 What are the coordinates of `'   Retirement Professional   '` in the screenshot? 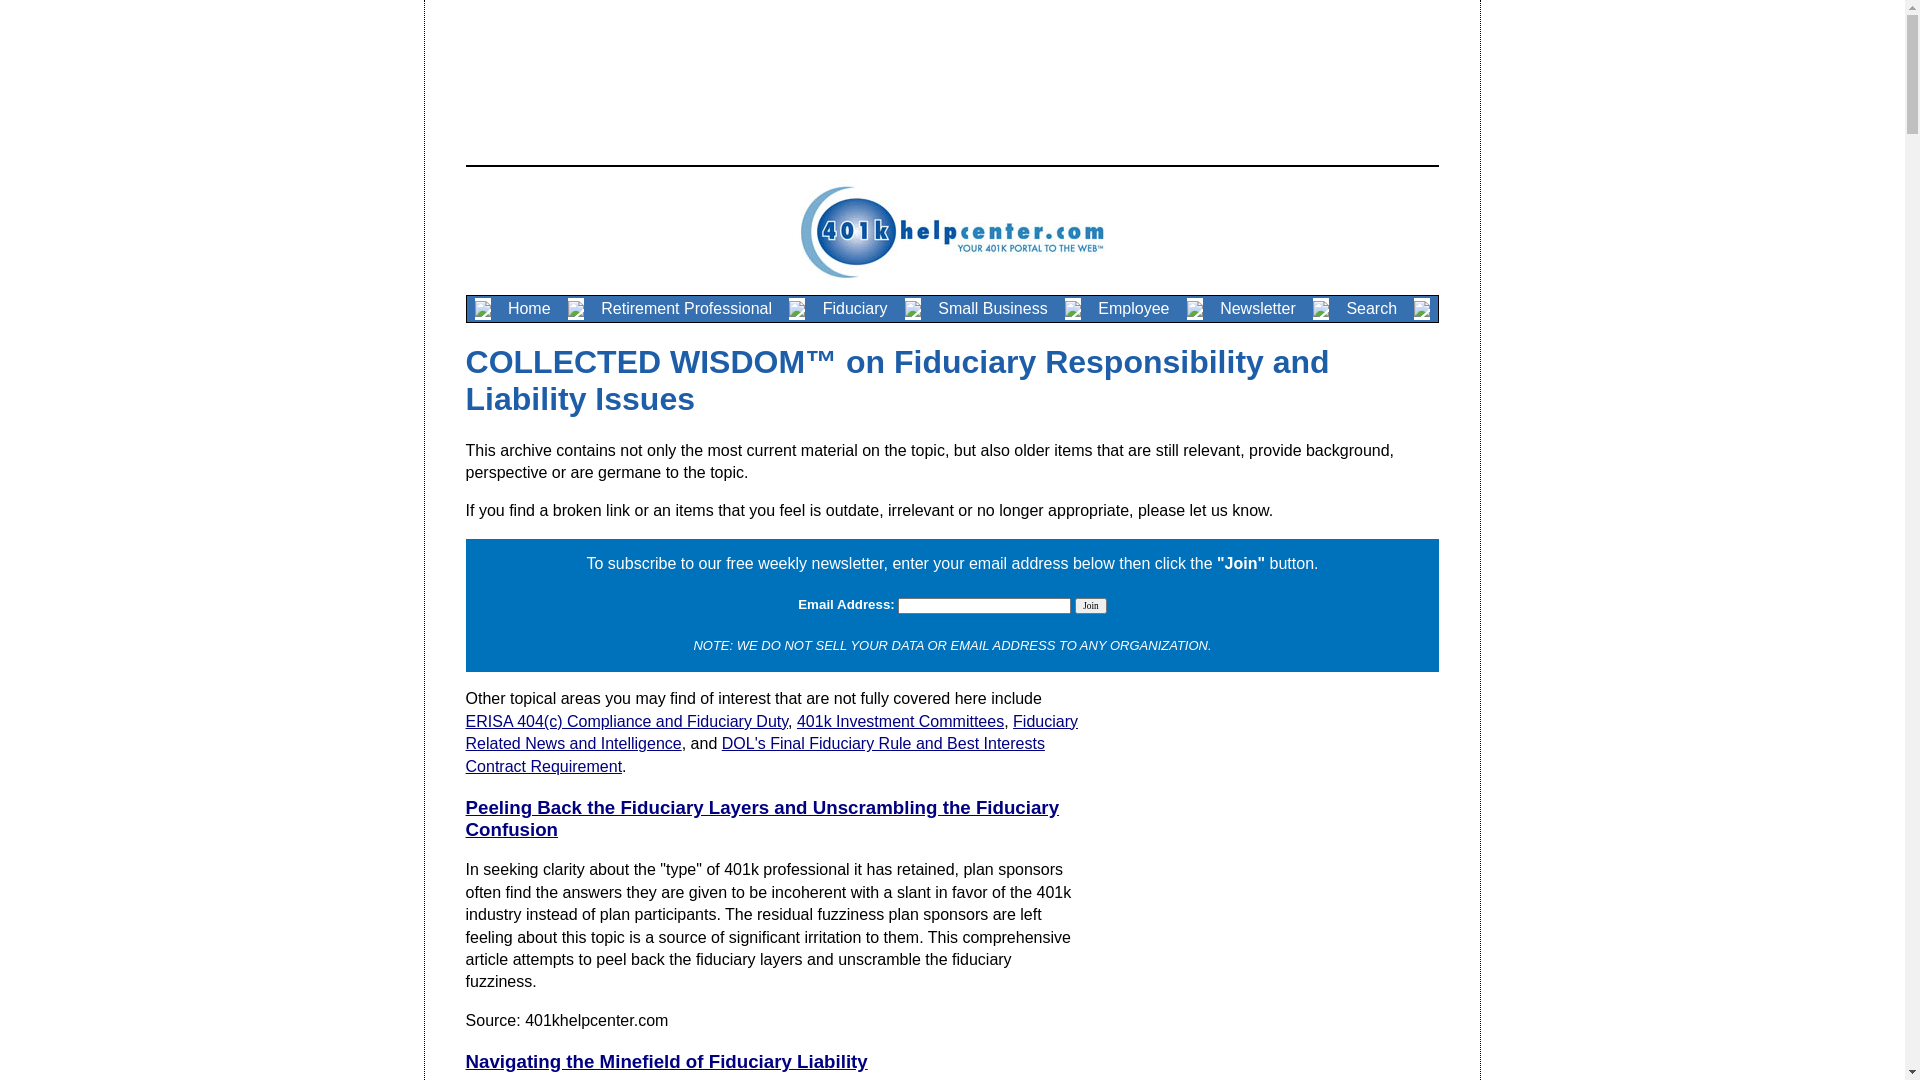 It's located at (686, 308).